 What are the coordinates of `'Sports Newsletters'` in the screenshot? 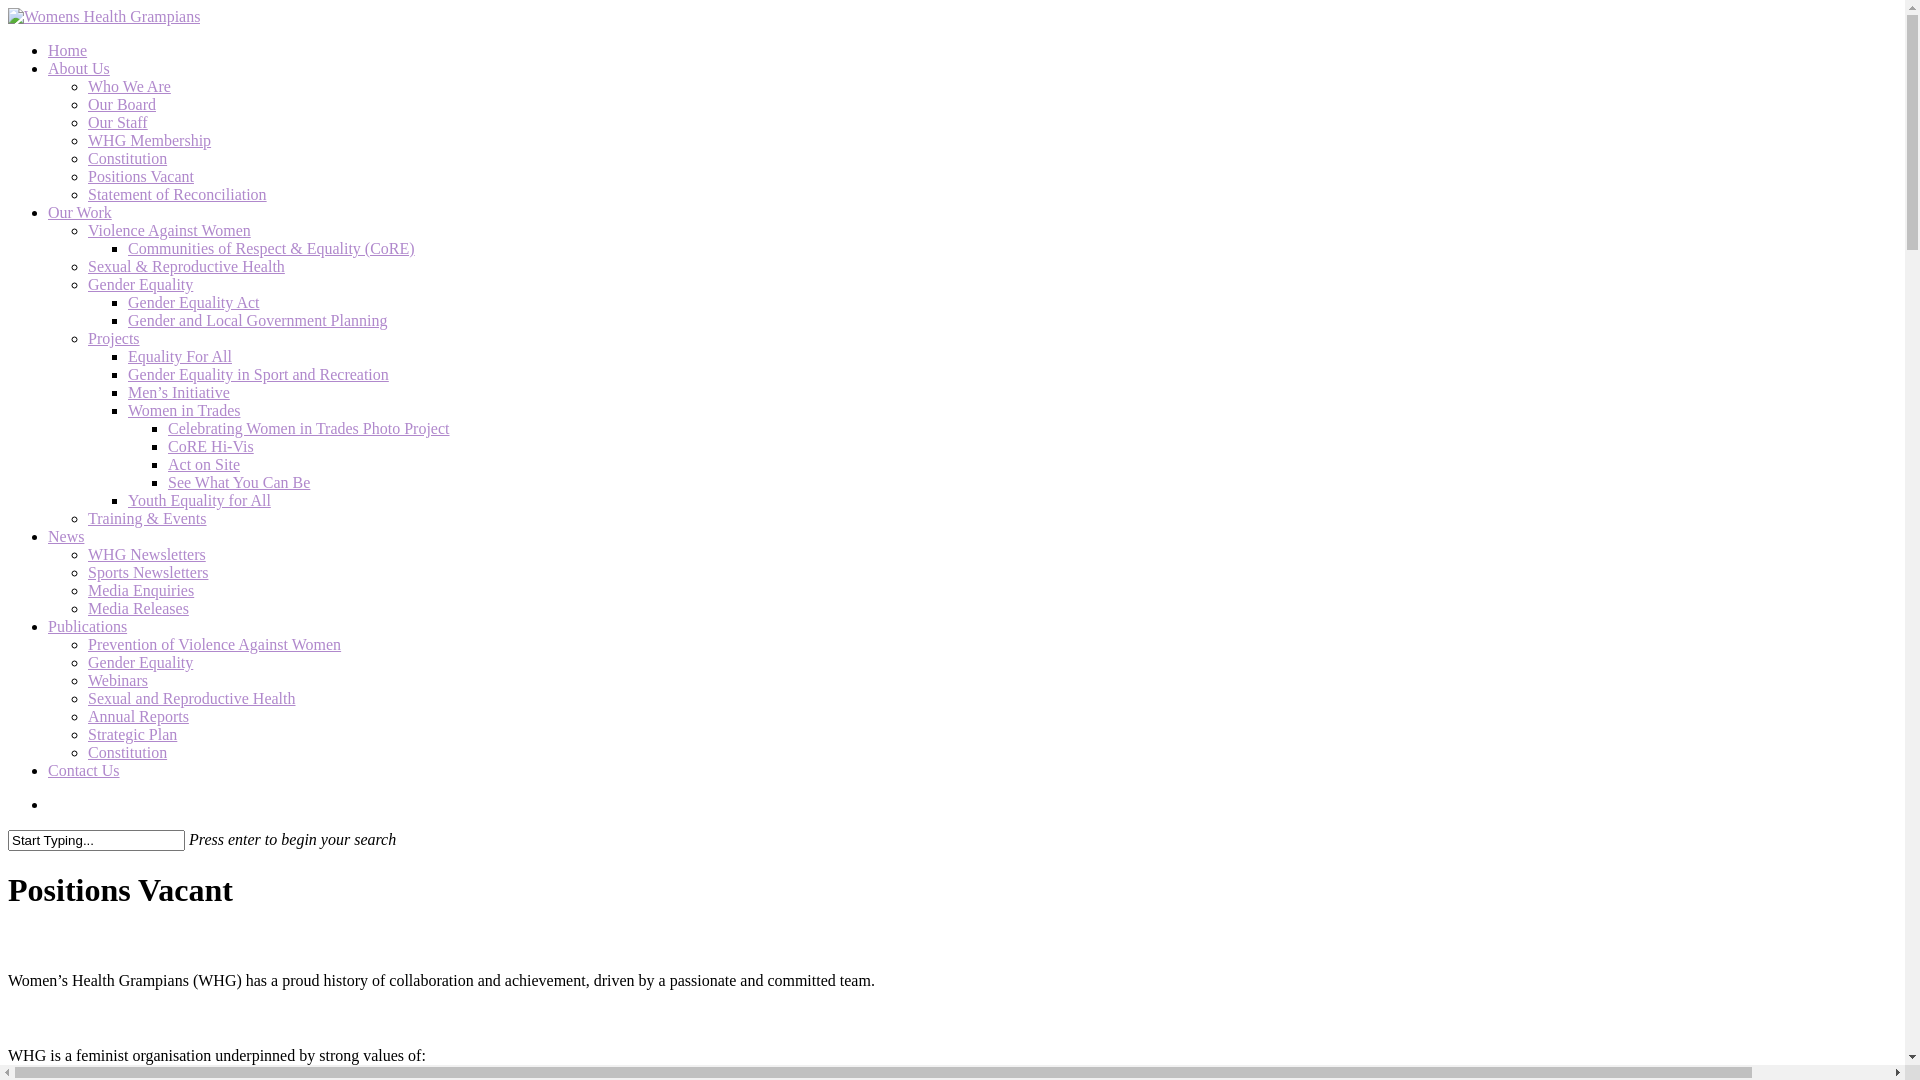 It's located at (147, 572).